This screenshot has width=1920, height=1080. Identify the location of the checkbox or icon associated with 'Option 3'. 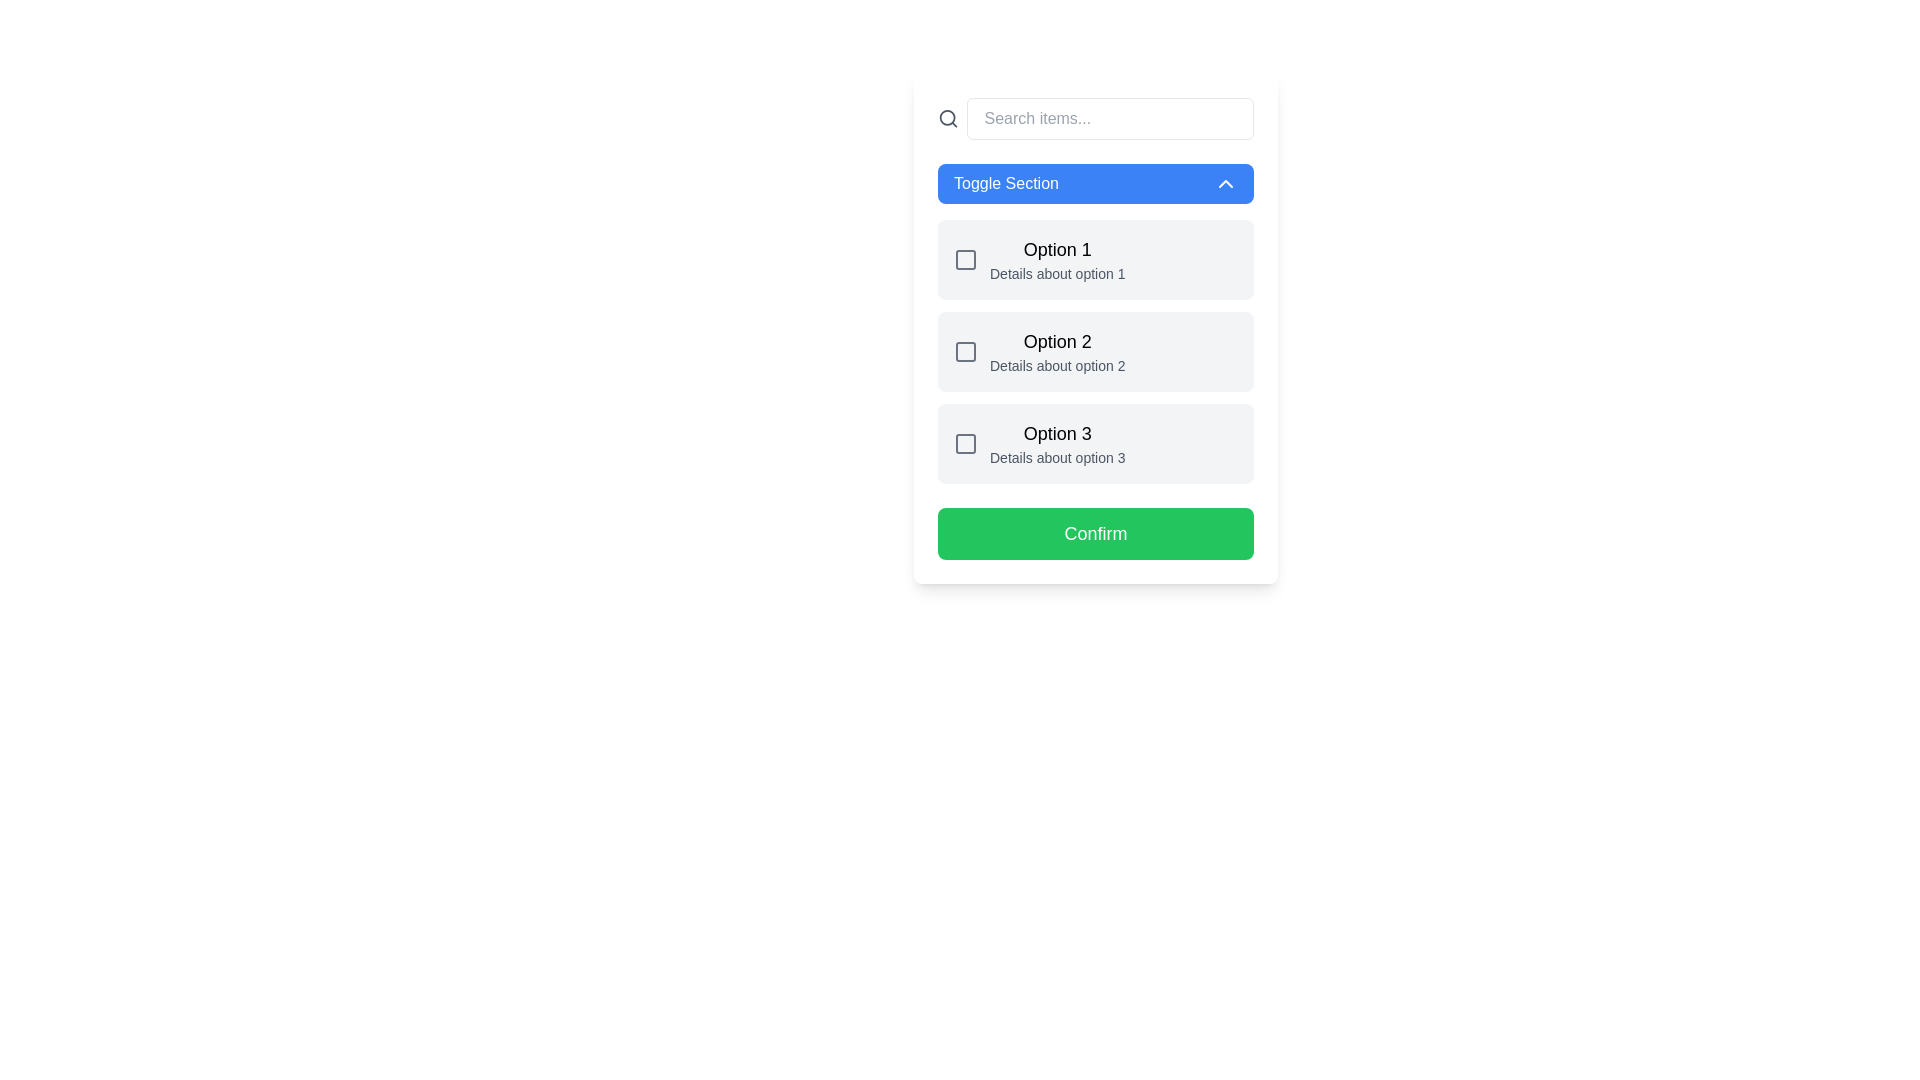
(965, 442).